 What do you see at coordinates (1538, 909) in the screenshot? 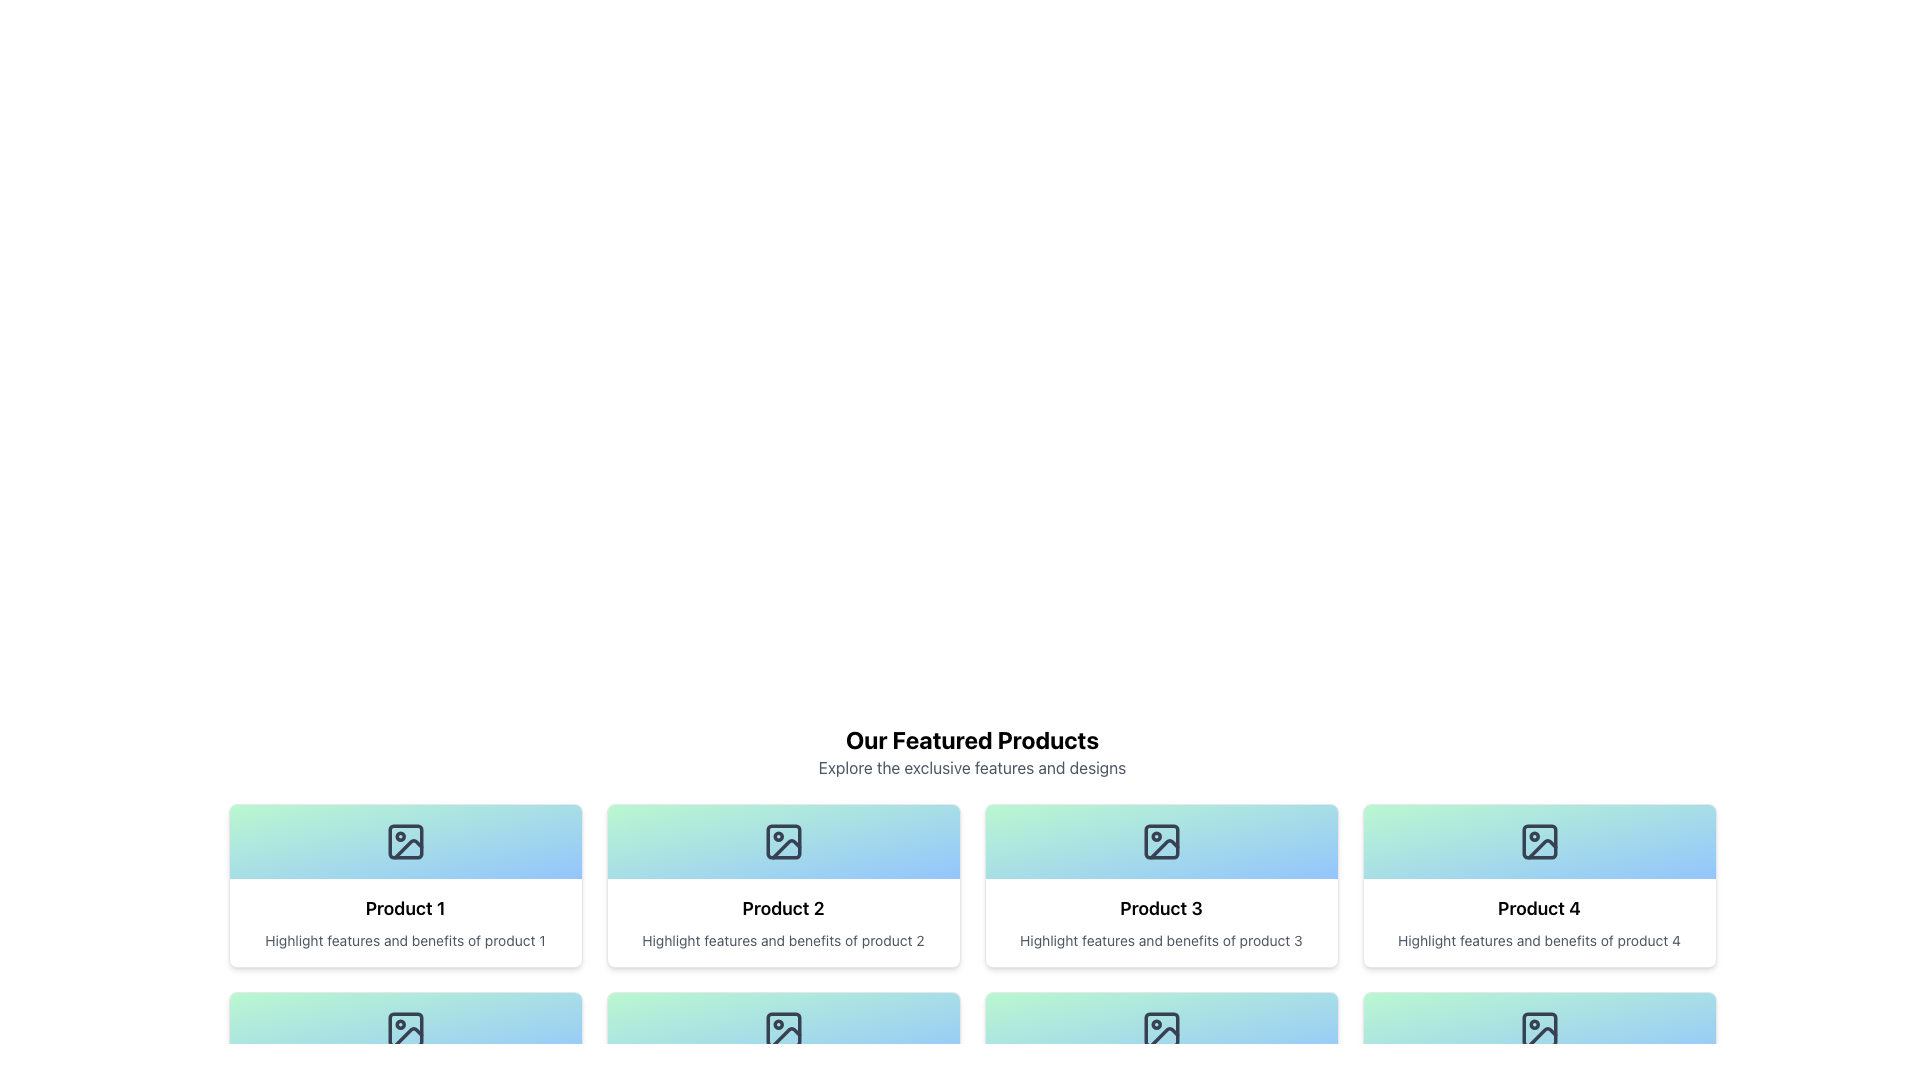
I see `the text label displaying 'Product 4', which is located at the bottom center of the fourth product card in the product grid` at bounding box center [1538, 909].